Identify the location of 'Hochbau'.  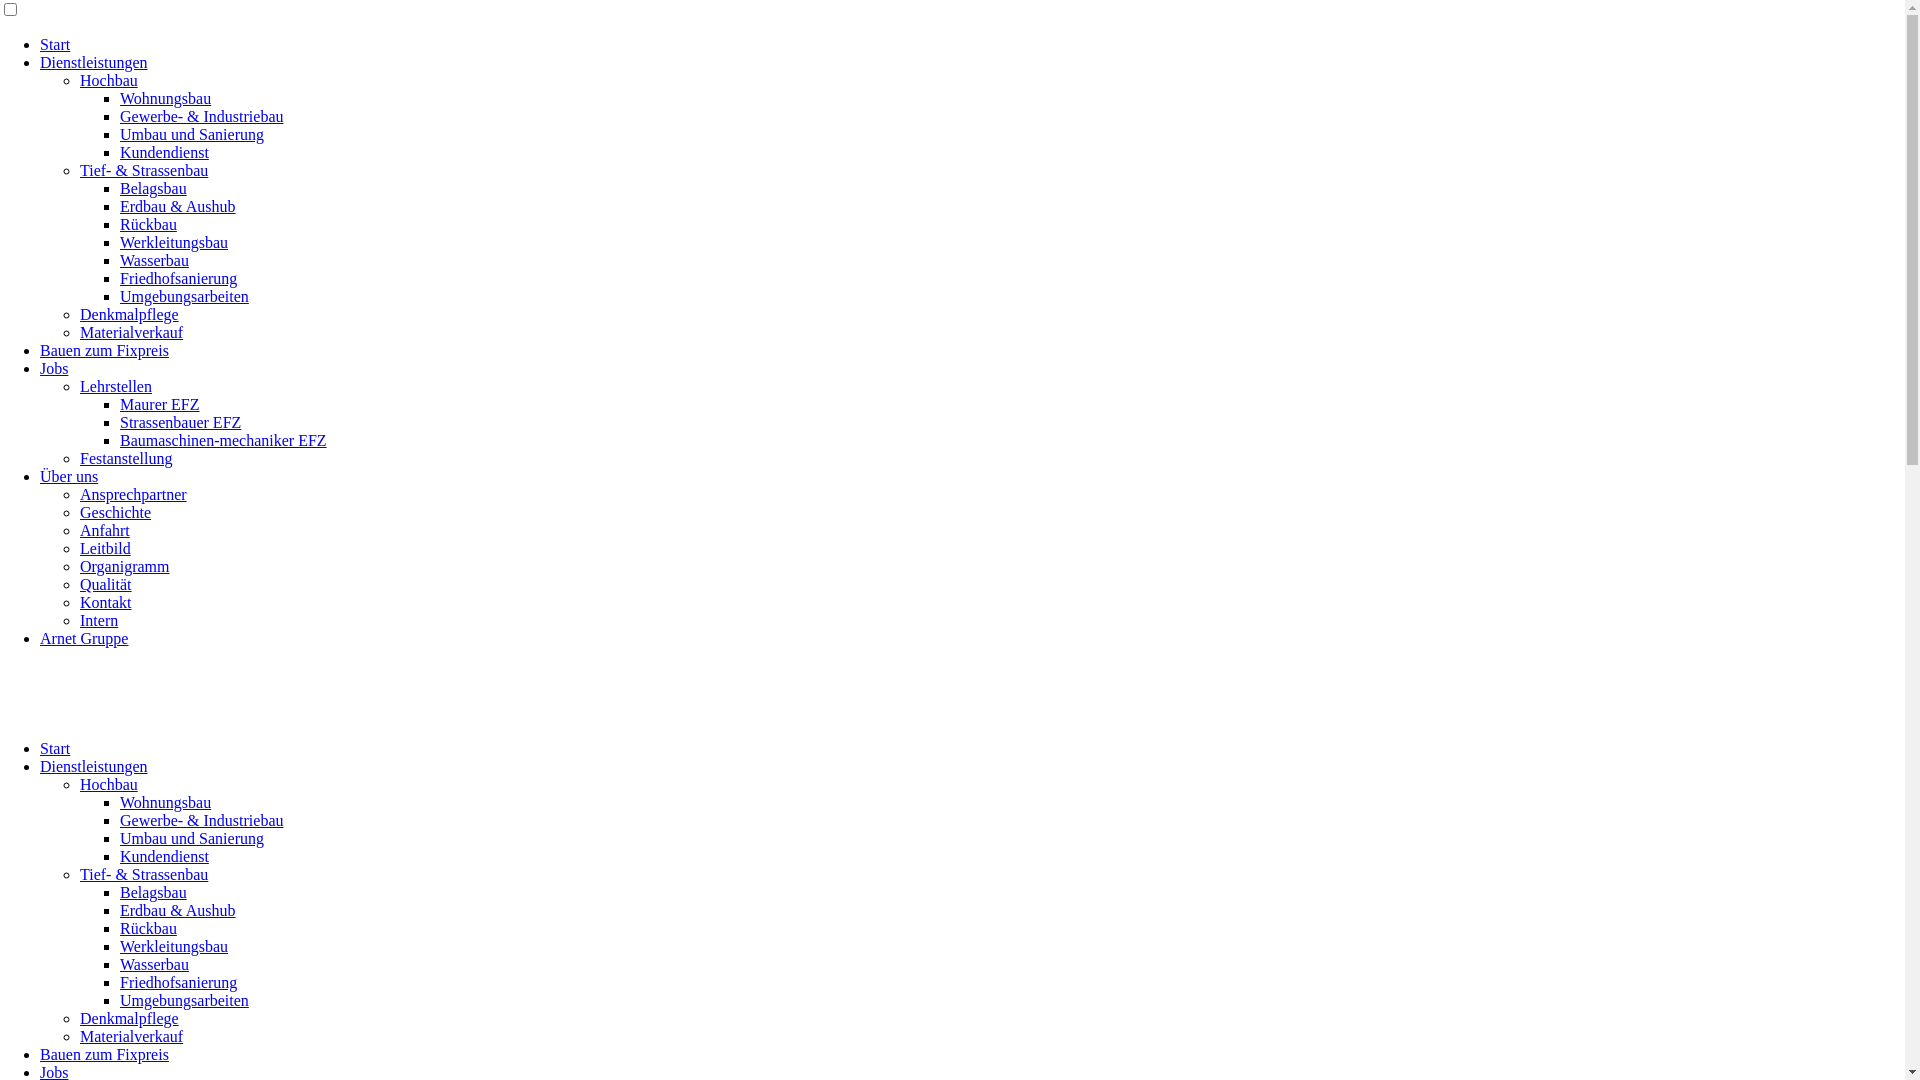
(108, 783).